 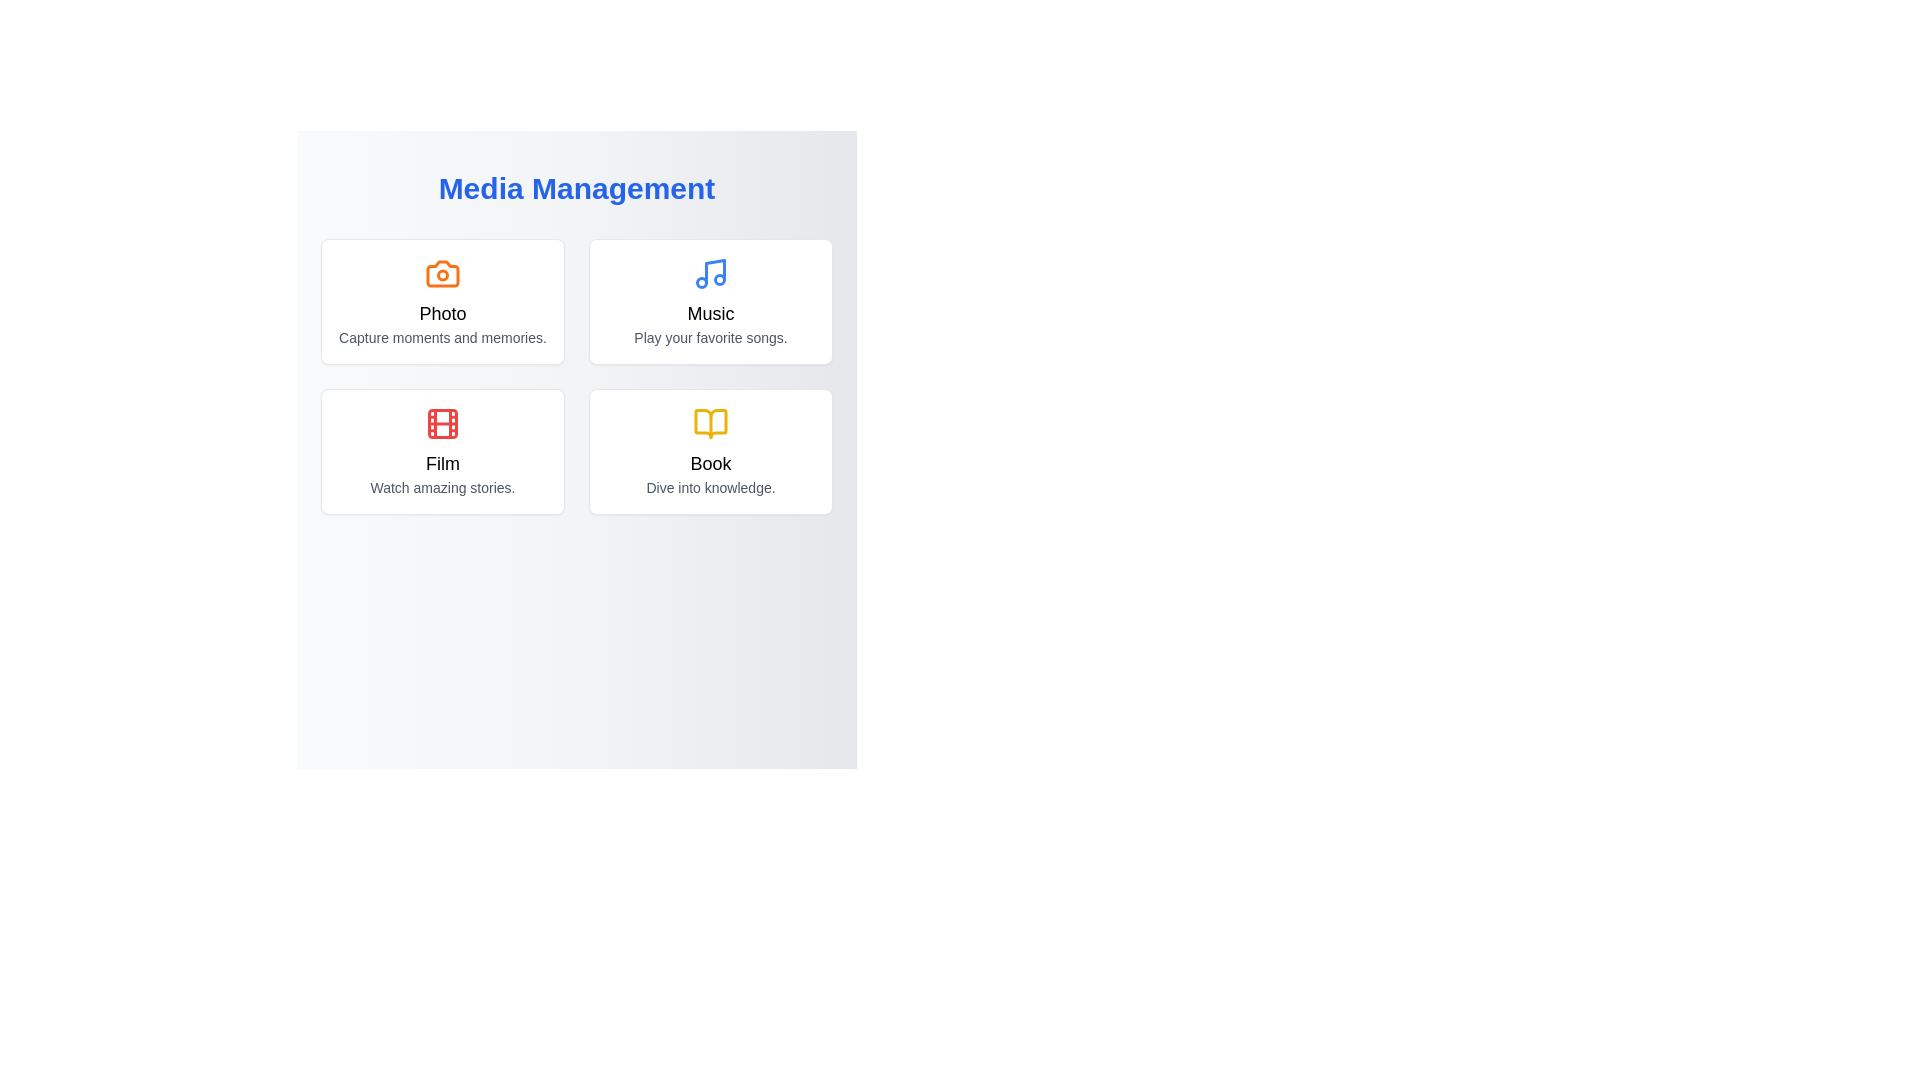 I want to click on text label that describes the 'Book' card, positioned below the 'Book' heading in the fourth card of the grid layout, so click(x=710, y=488).